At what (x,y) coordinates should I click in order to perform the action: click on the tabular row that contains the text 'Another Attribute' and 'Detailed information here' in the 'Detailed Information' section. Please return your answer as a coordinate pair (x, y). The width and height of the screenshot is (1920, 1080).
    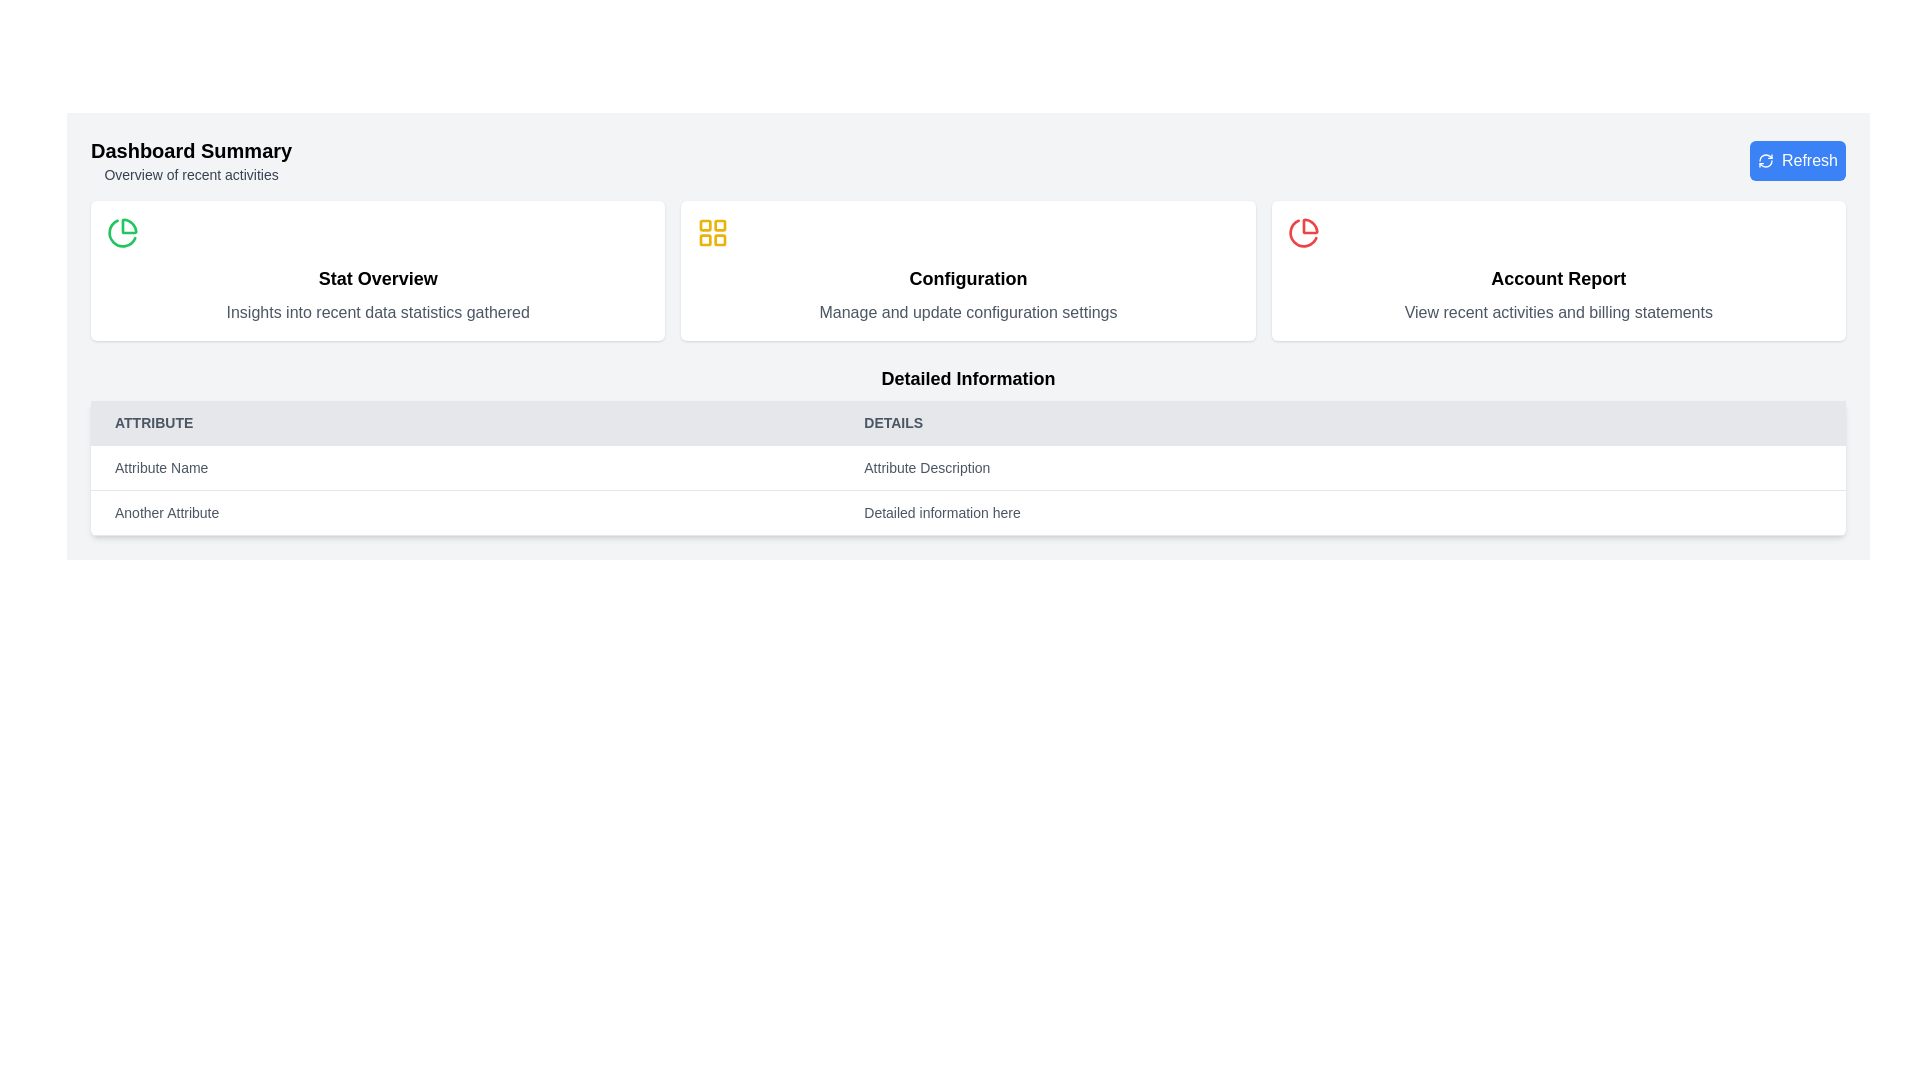
    Looking at the image, I should click on (968, 512).